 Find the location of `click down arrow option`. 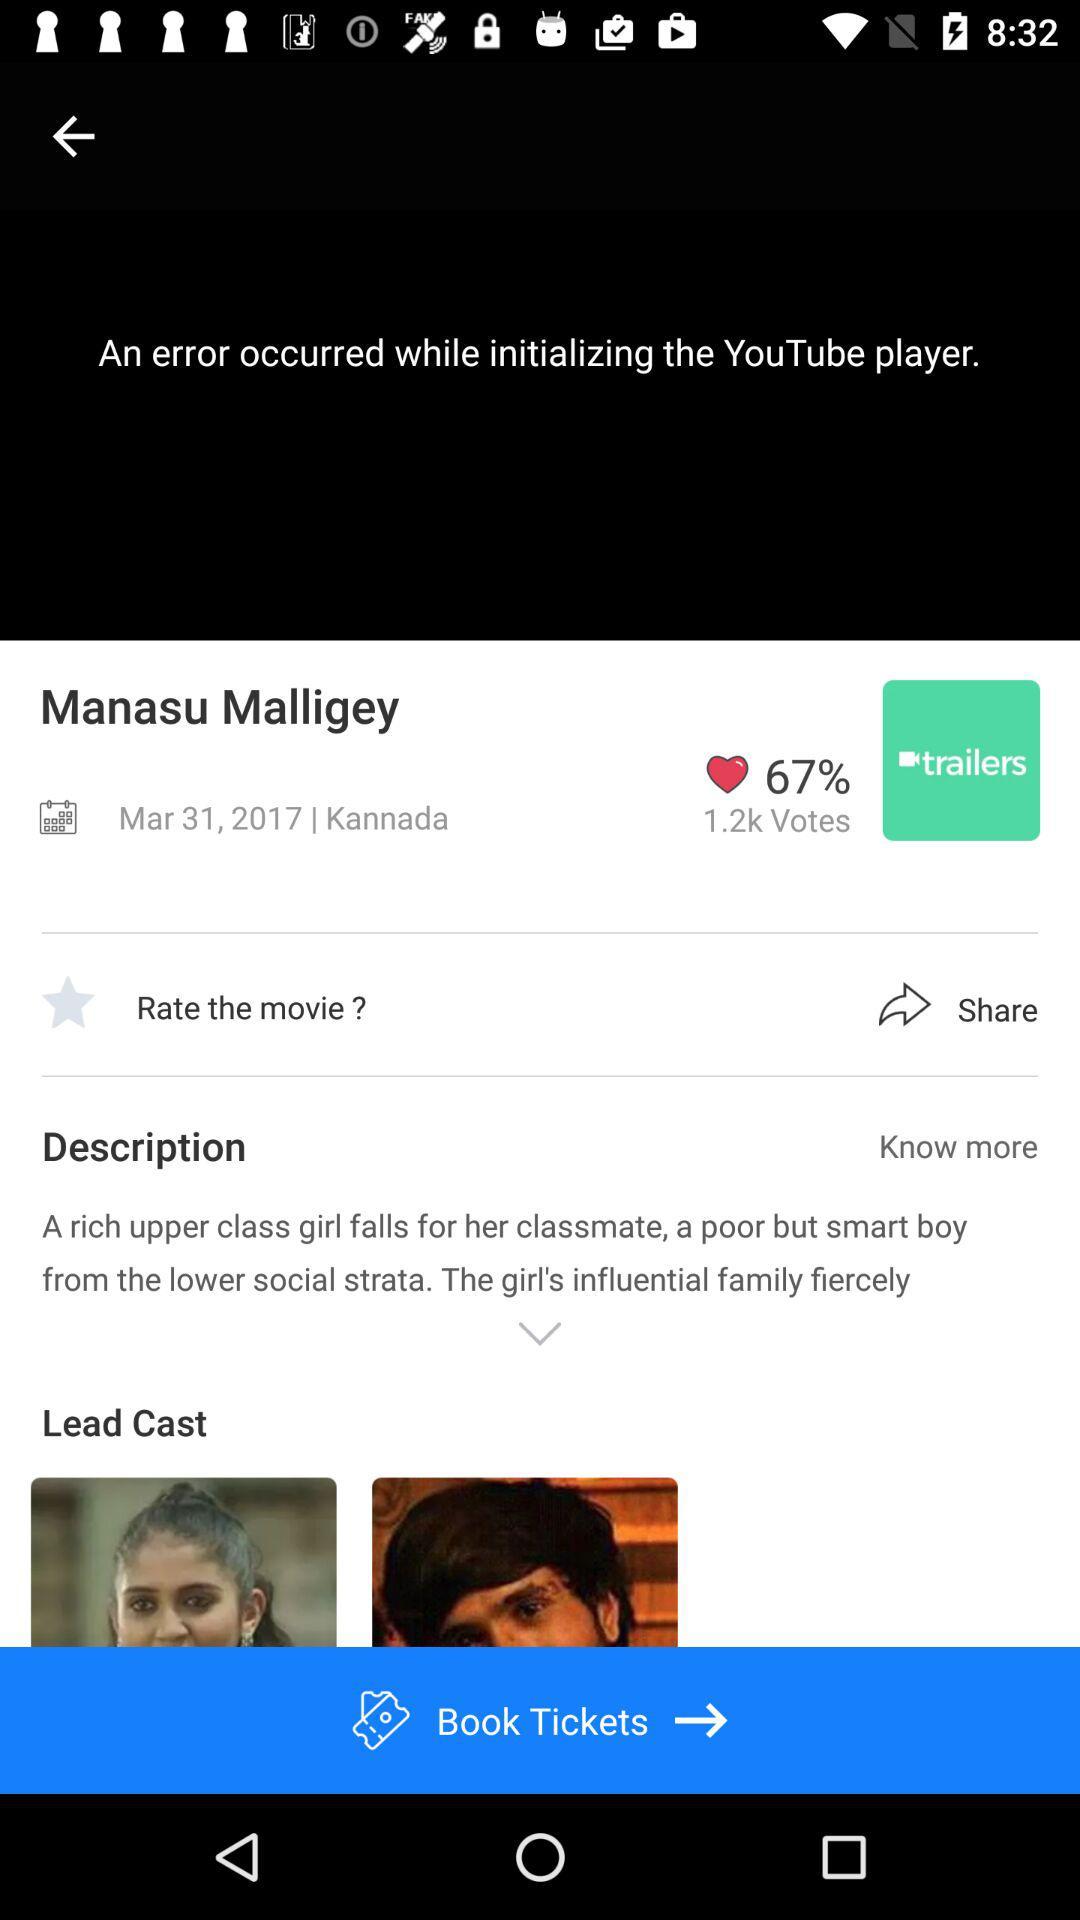

click down arrow option is located at coordinates (540, 1334).